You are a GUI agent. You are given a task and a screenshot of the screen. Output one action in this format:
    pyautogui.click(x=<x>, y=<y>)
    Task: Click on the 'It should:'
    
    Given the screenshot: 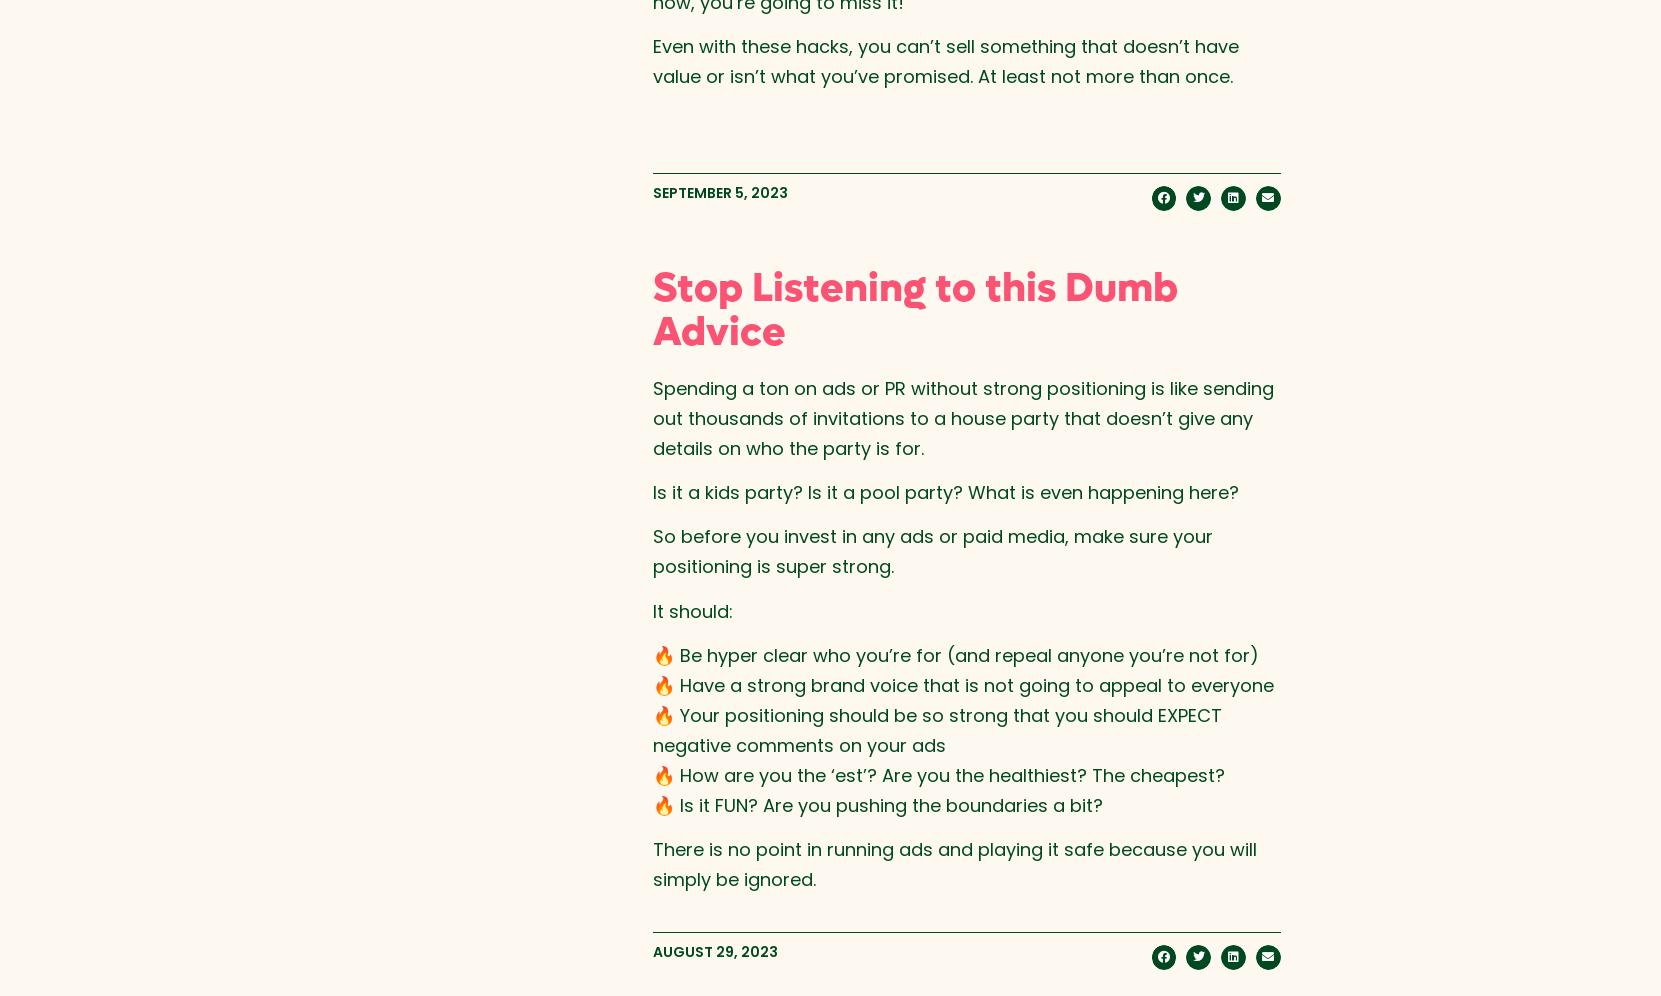 What is the action you would take?
    pyautogui.click(x=691, y=610)
    